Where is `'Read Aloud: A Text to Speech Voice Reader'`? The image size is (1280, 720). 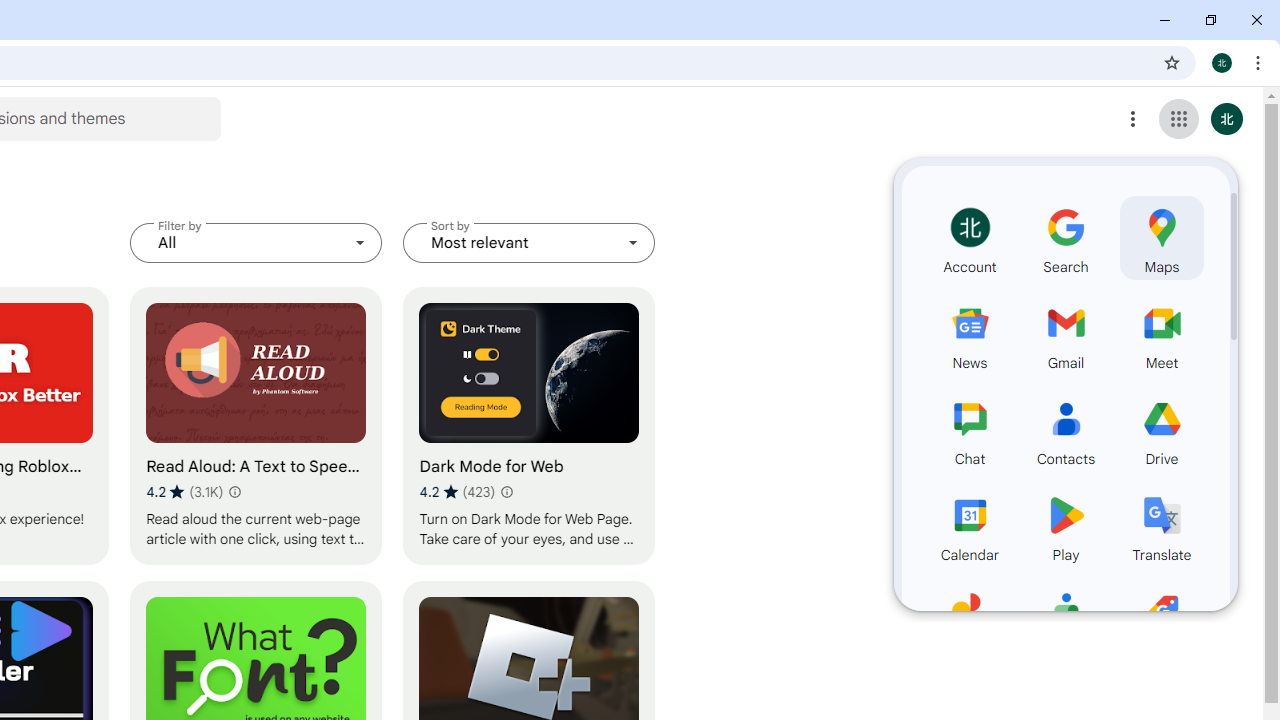
'Read Aloud: A Text to Speech Voice Reader' is located at coordinates (255, 425).